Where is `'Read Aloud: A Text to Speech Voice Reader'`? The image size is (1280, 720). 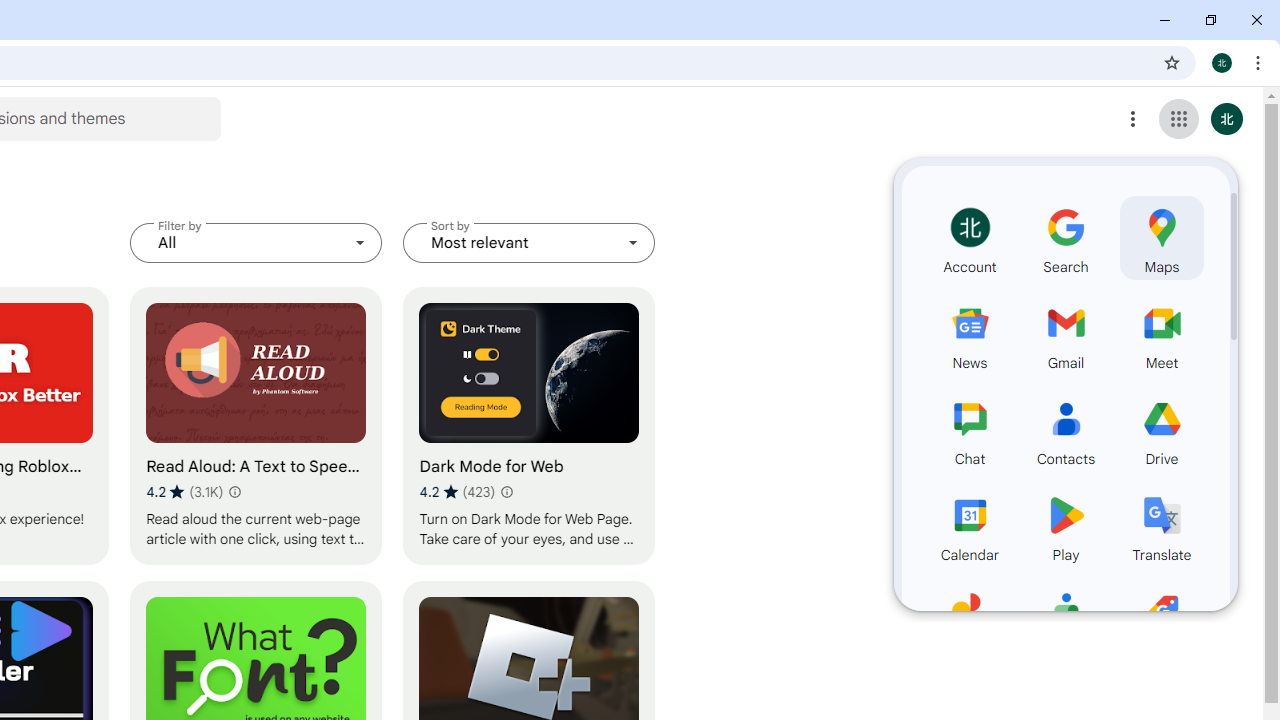
'Read Aloud: A Text to Speech Voice Reader' is located at coordinates (255, 425).